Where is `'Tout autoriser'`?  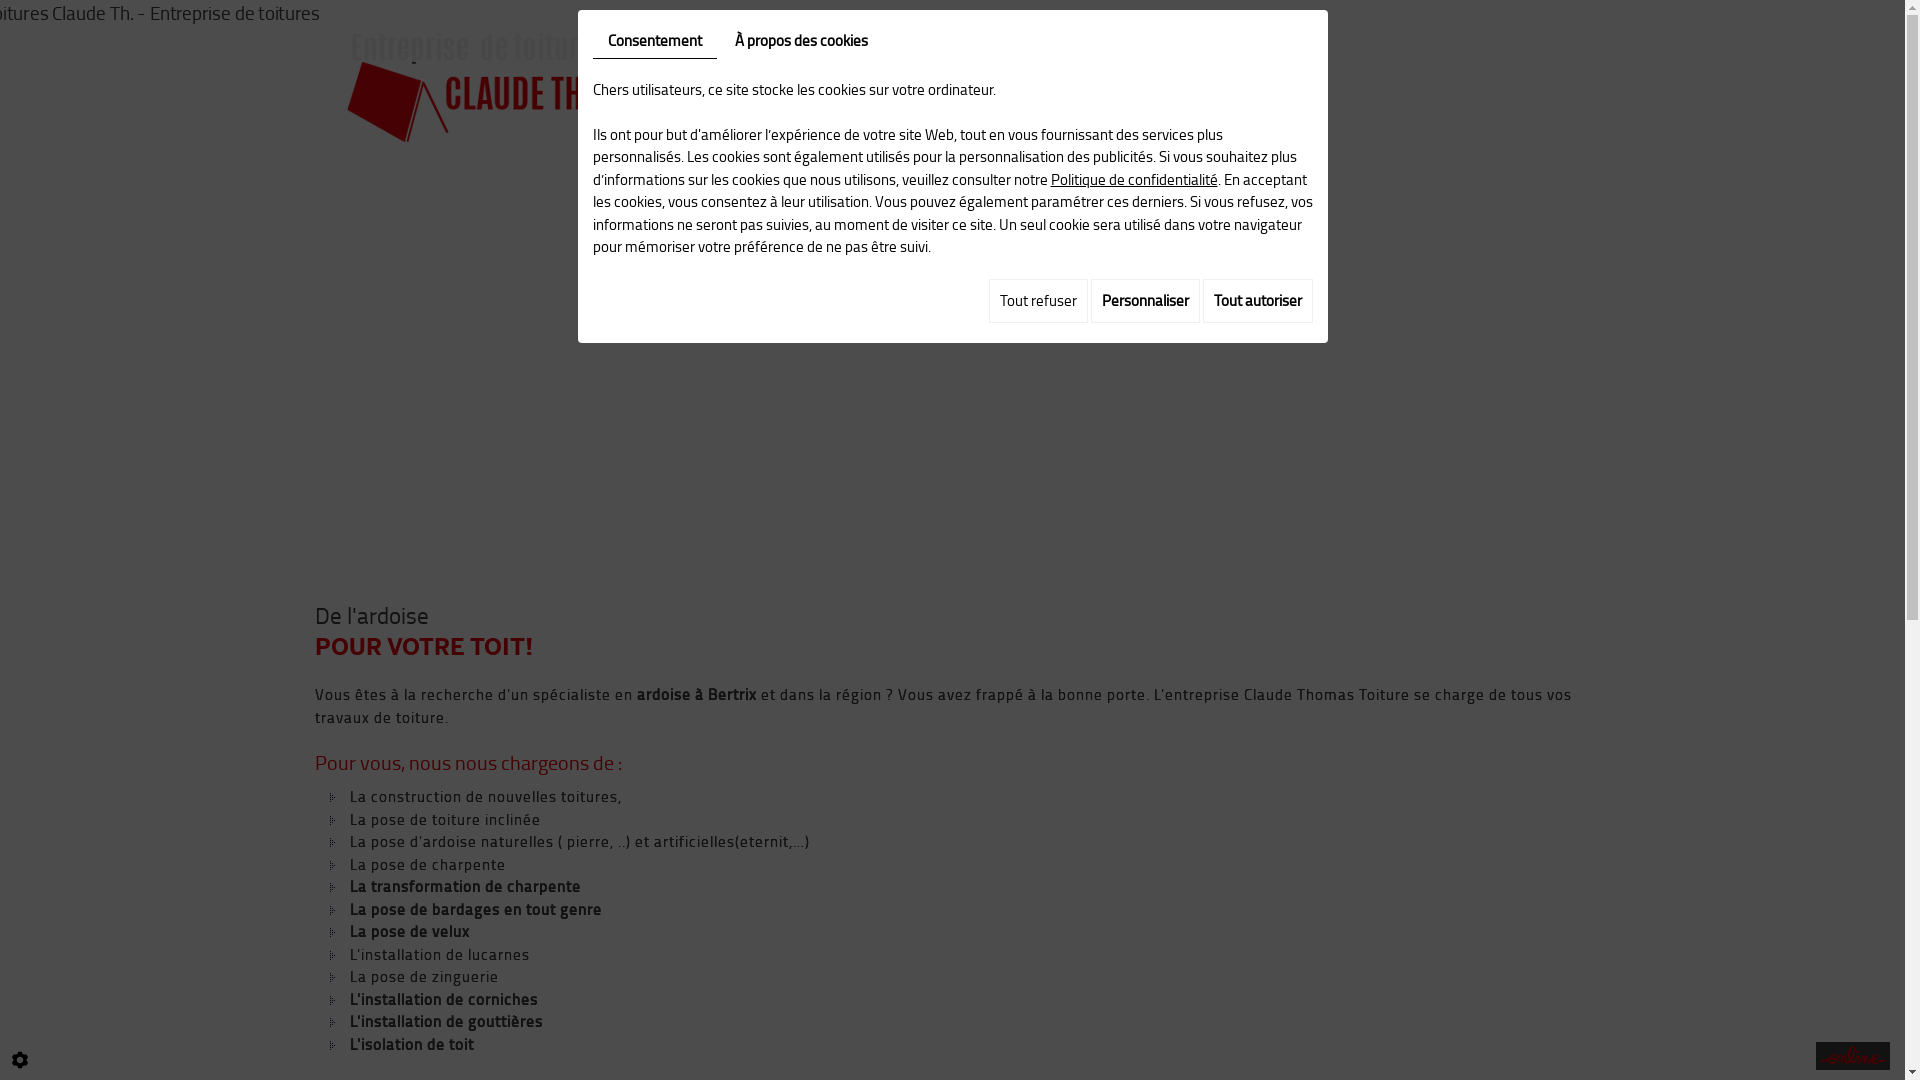 'Tout autoriser' is located at coordinates (1256, 300).